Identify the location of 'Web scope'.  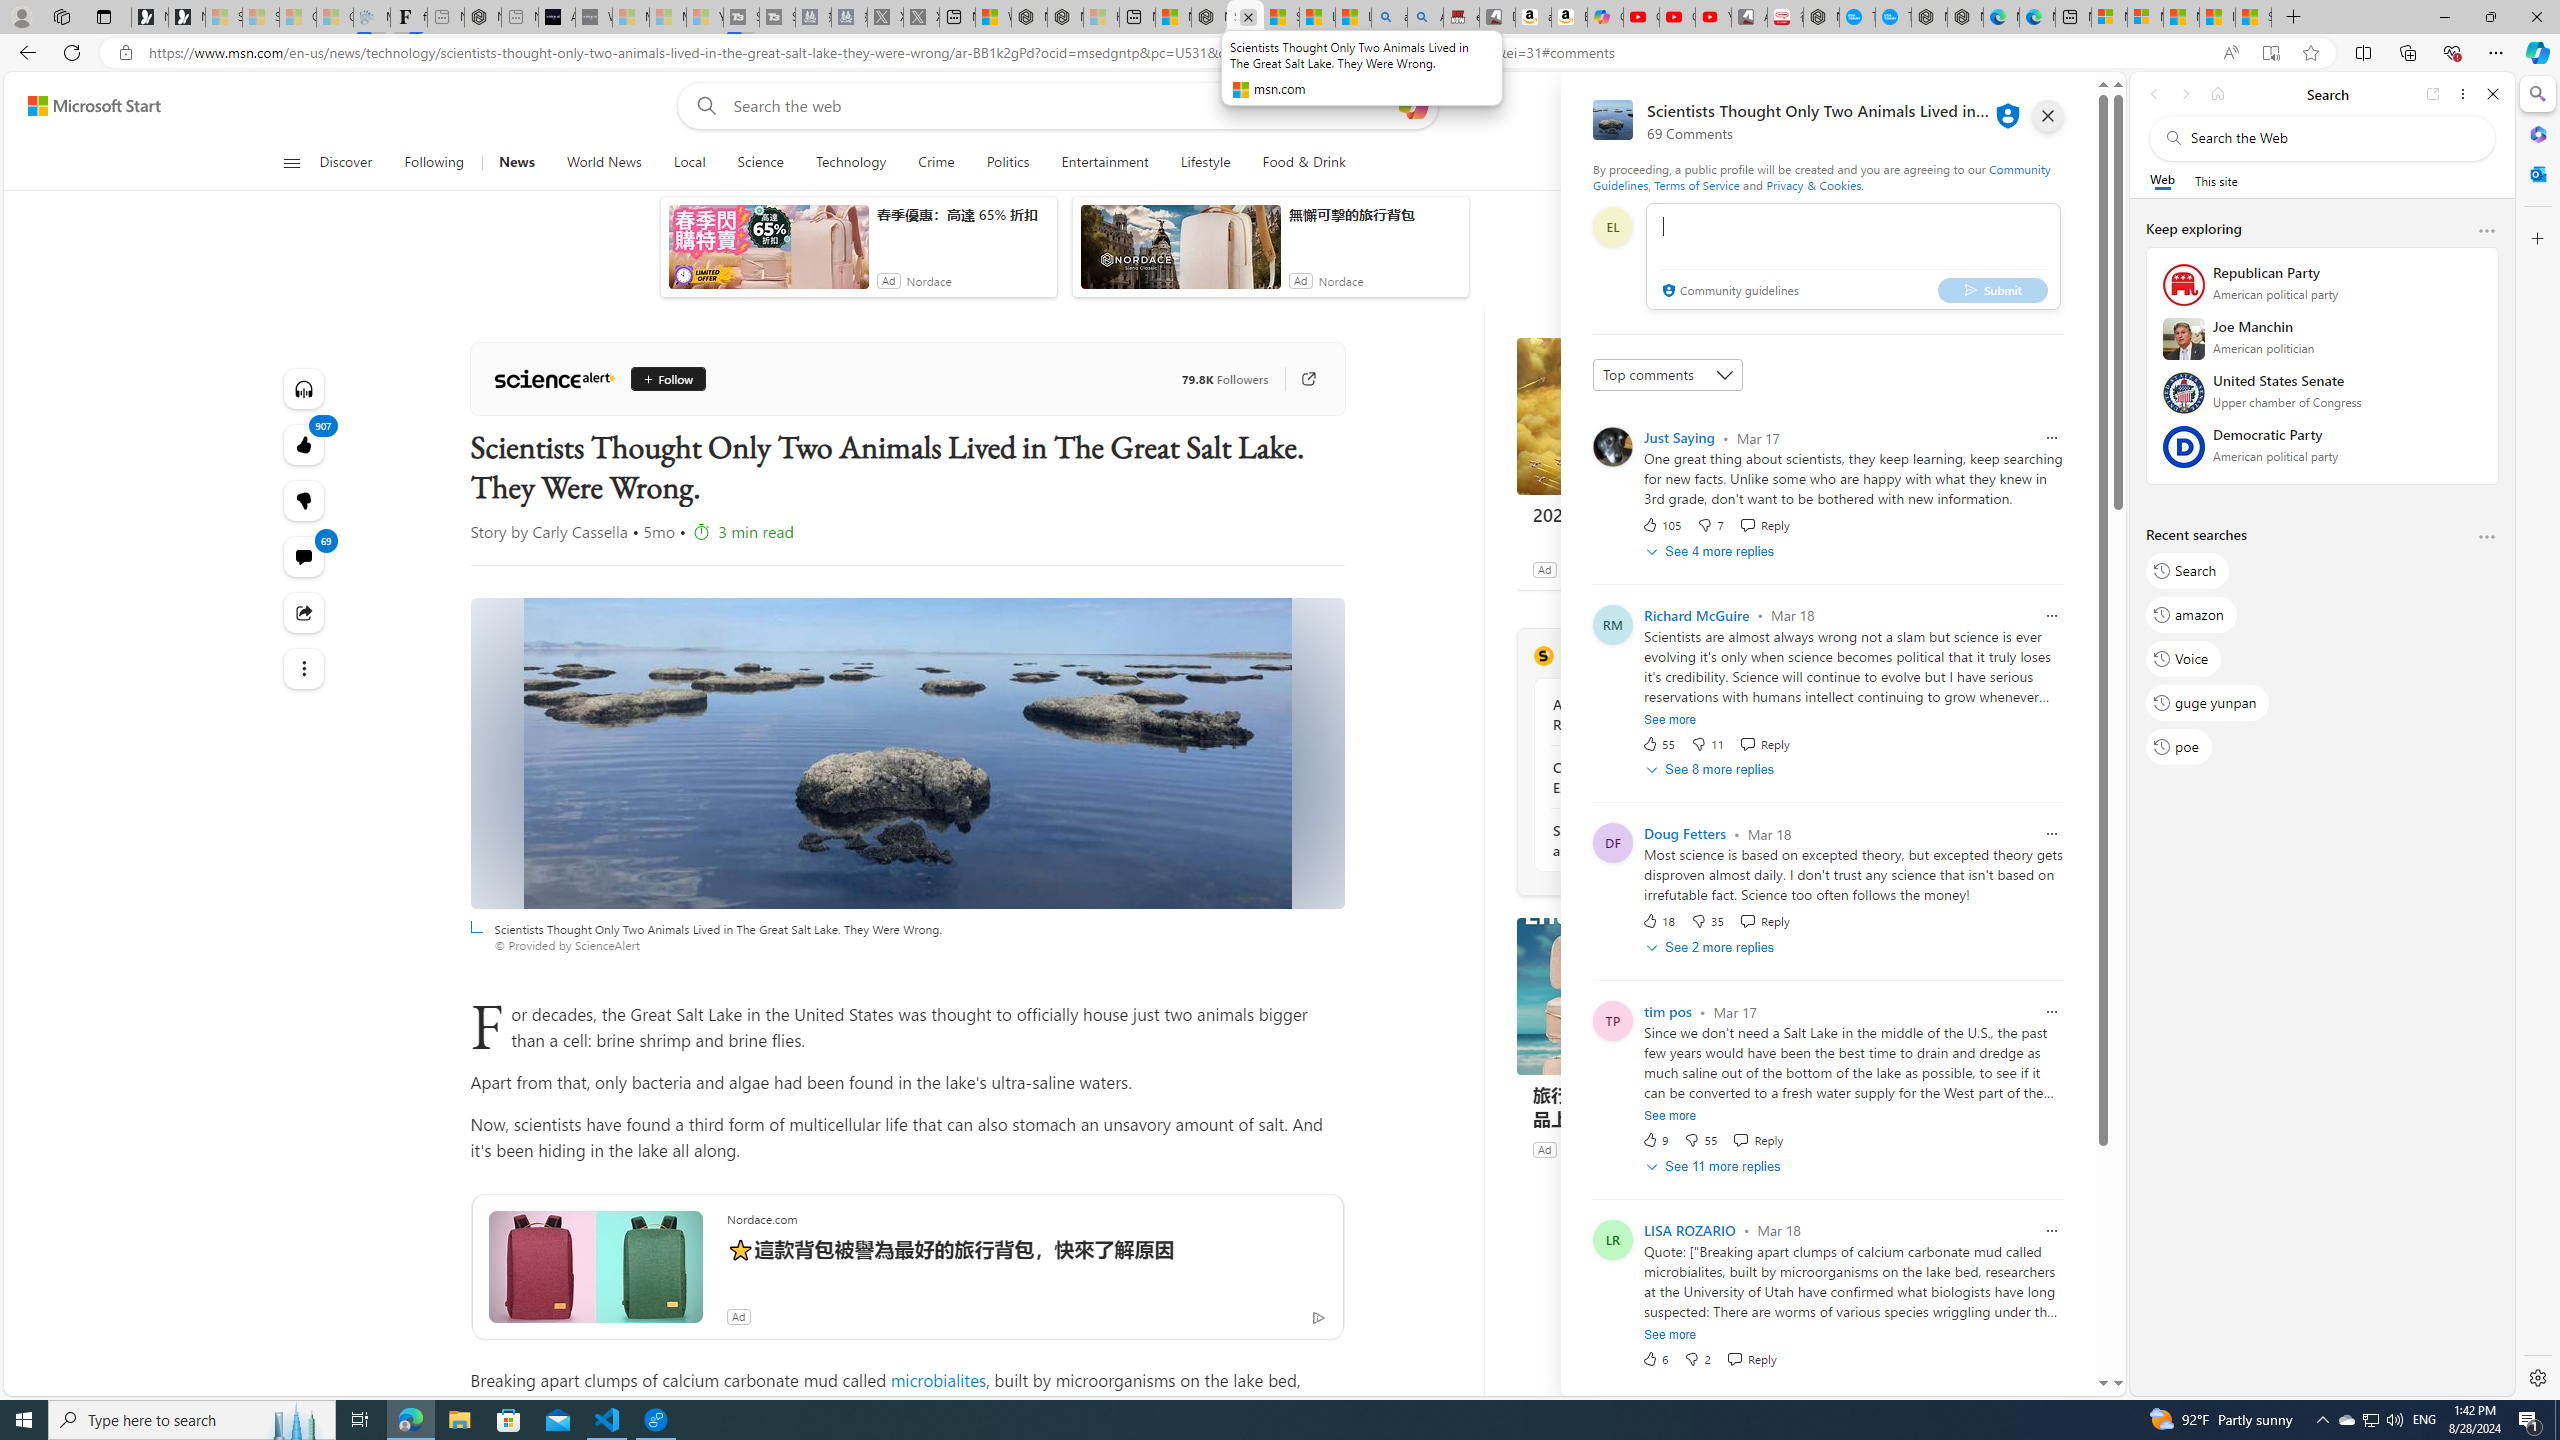
(2162, 180).